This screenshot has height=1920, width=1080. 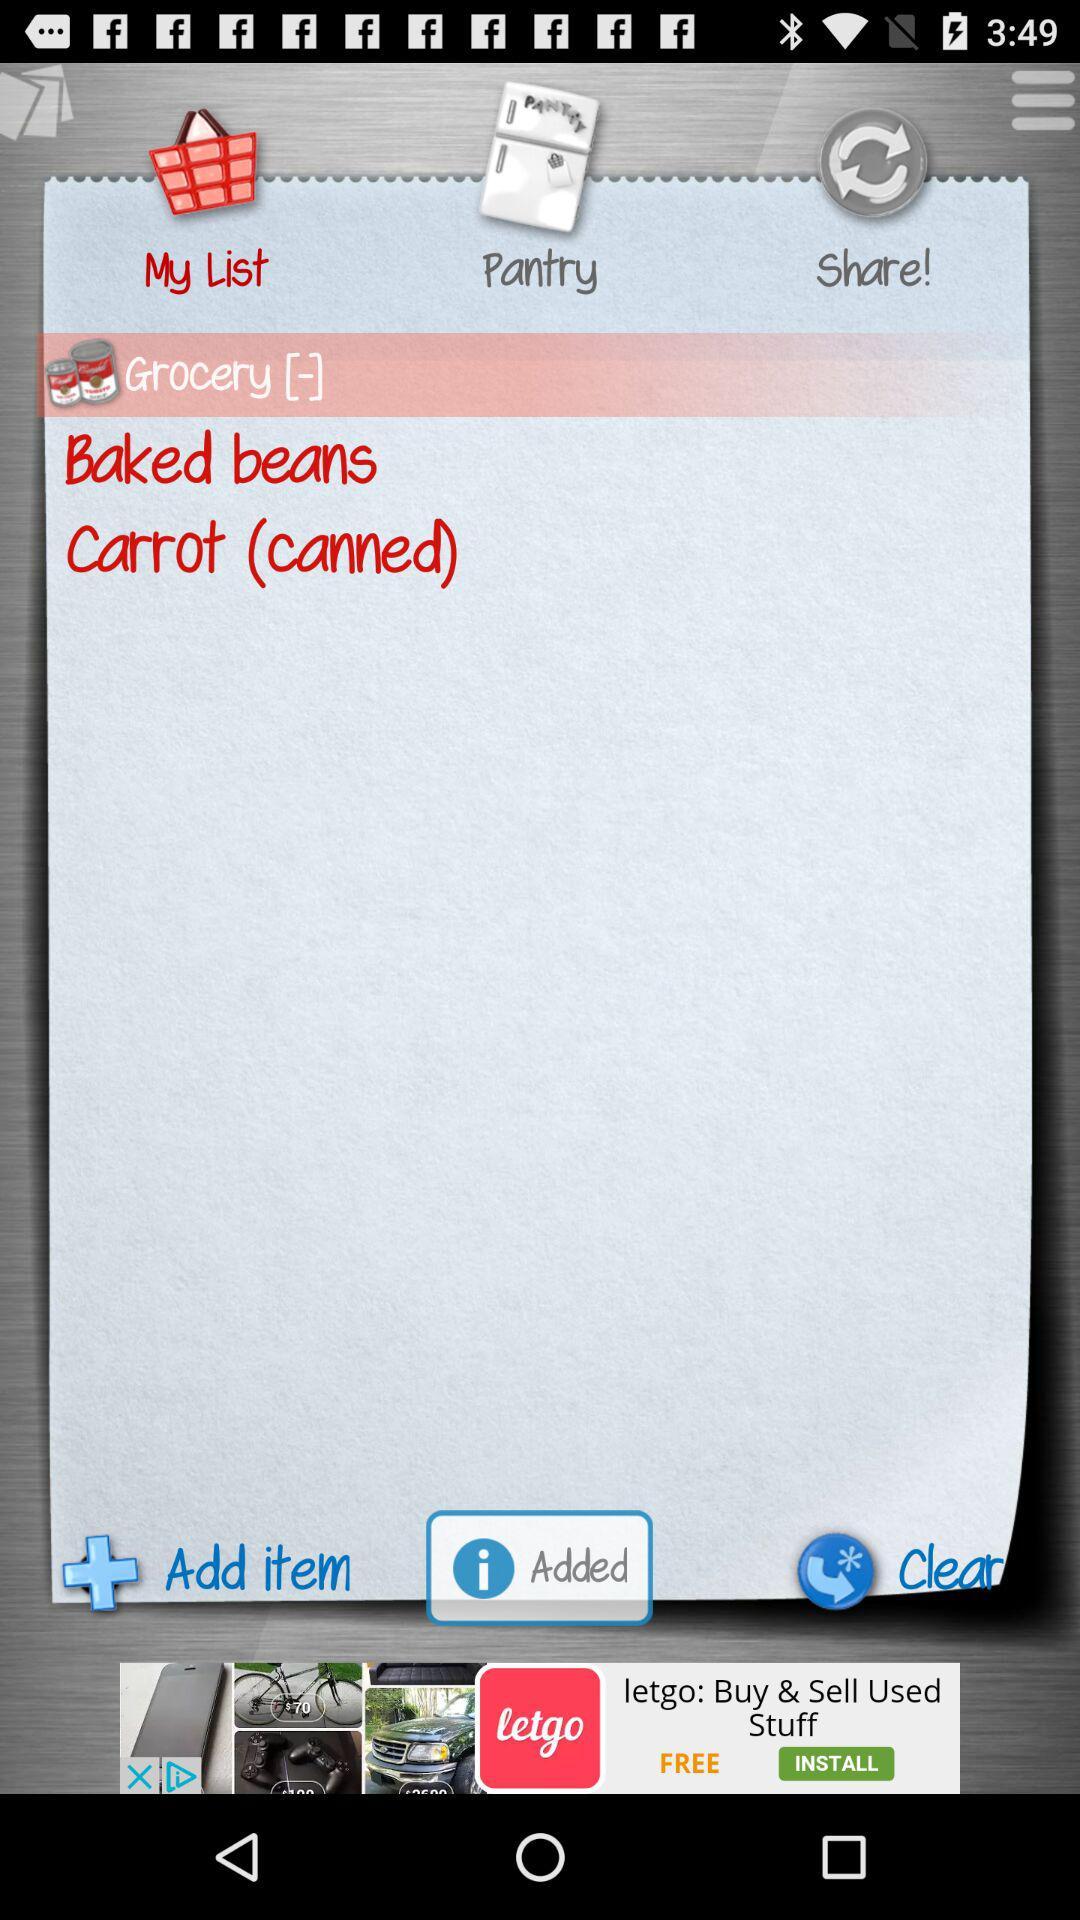 I want to click on pantry option button, so click(x=538, y=165).